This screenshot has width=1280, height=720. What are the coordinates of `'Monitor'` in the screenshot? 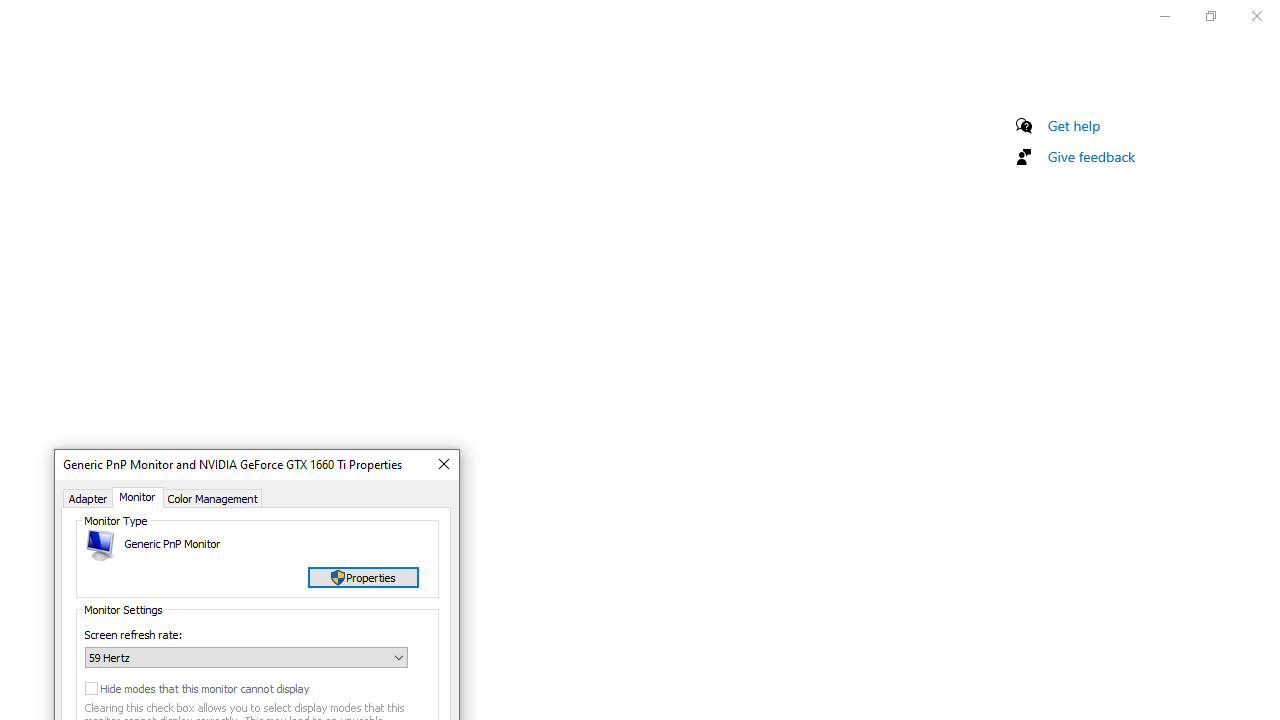 It's located at (137, 496).